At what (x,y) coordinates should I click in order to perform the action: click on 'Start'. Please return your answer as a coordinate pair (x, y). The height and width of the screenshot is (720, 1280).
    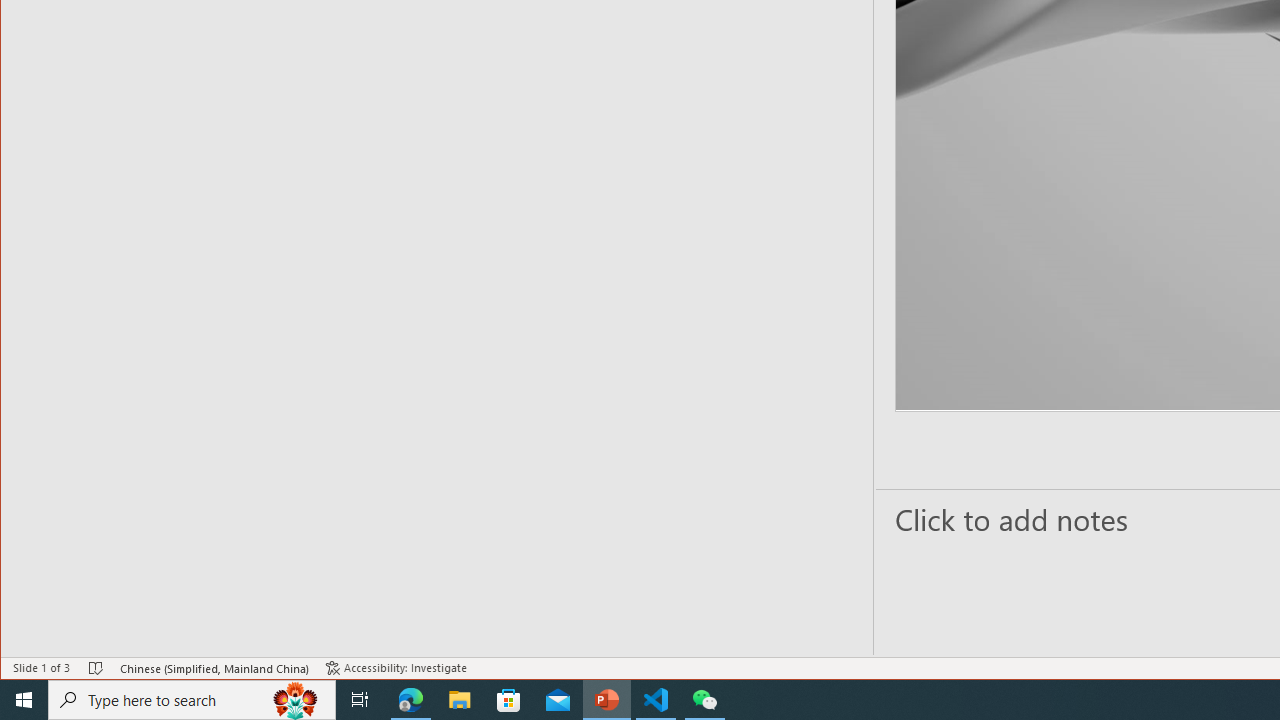
    Looking at the image, I should click on (24, 698).